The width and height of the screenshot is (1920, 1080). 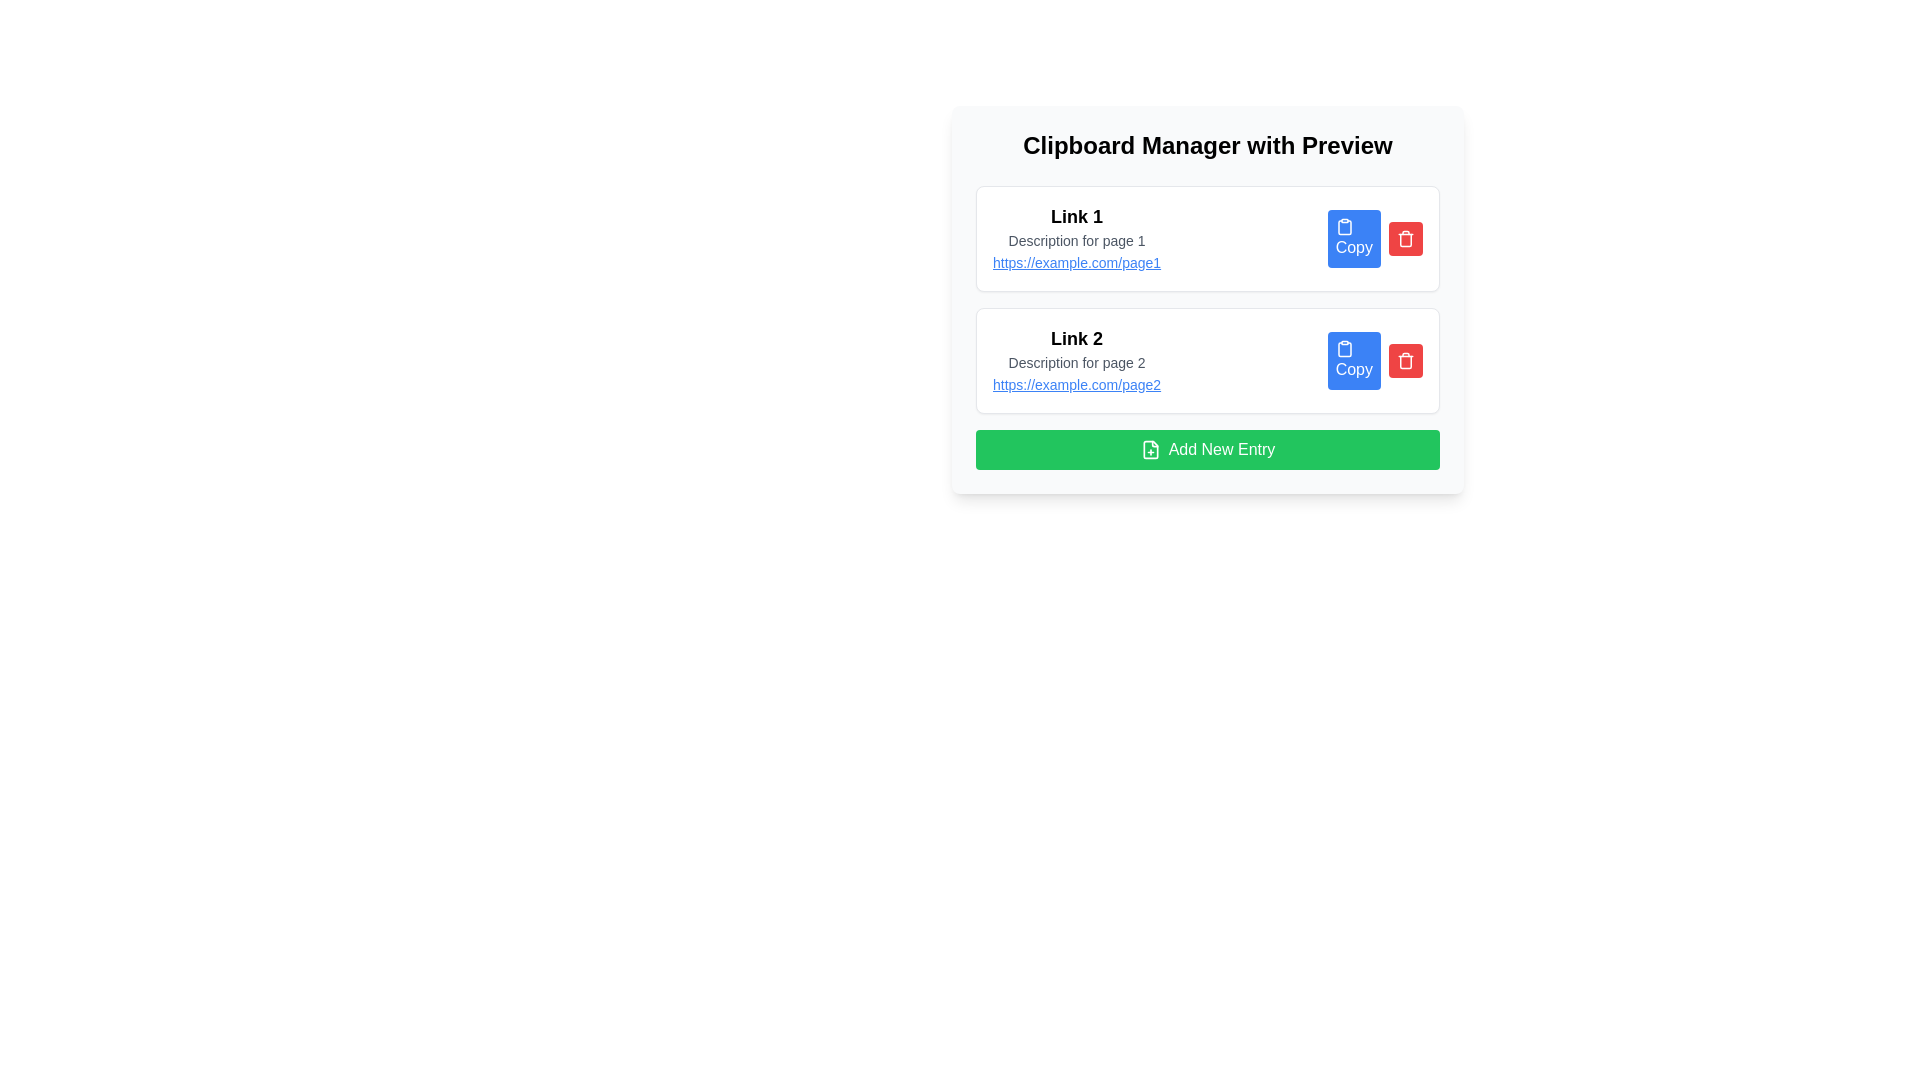 I want to click on the blue 'Copy' button with a clipboard icon, so click(x=1374, y=238).